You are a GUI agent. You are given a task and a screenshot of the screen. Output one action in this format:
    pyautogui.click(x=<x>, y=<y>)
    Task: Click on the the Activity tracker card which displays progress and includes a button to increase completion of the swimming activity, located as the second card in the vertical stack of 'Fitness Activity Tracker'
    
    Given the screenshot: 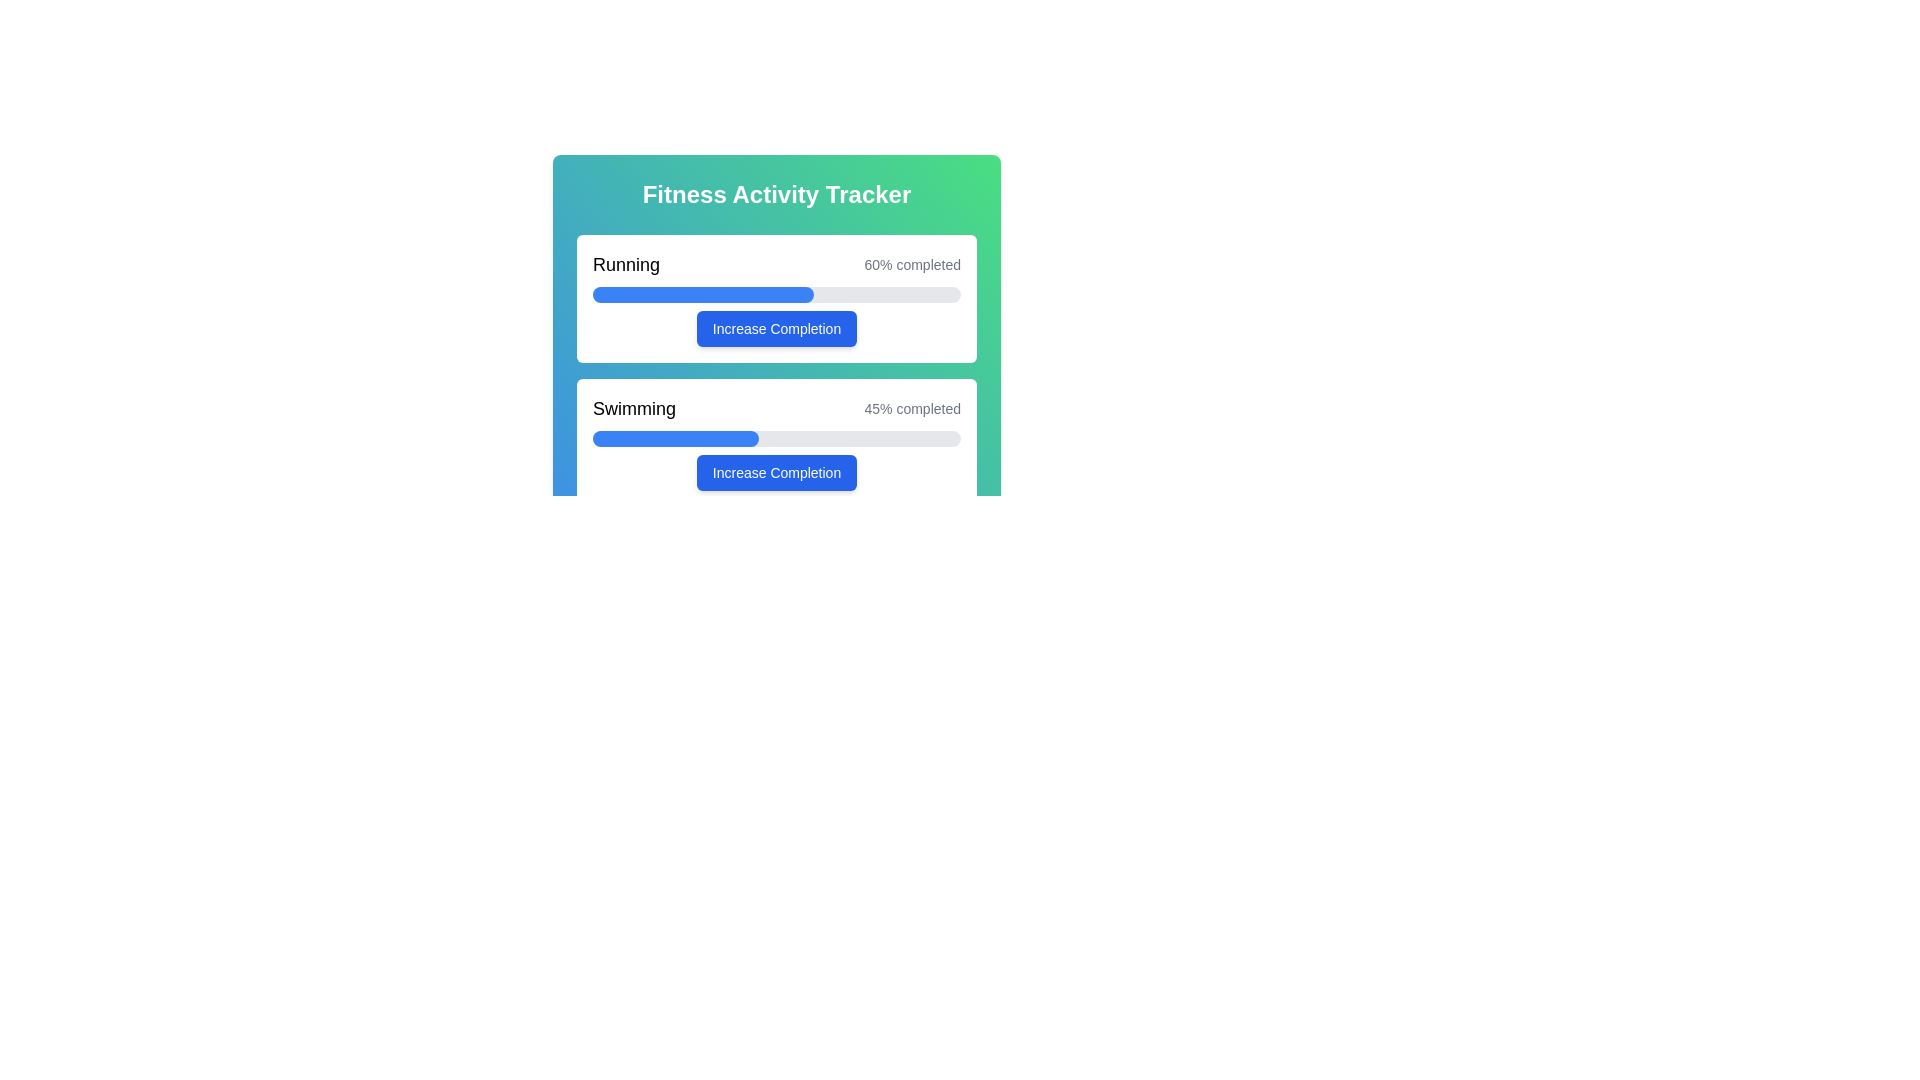 What is the action you would take?
    pyautogui.click(x=776, y=414)
    